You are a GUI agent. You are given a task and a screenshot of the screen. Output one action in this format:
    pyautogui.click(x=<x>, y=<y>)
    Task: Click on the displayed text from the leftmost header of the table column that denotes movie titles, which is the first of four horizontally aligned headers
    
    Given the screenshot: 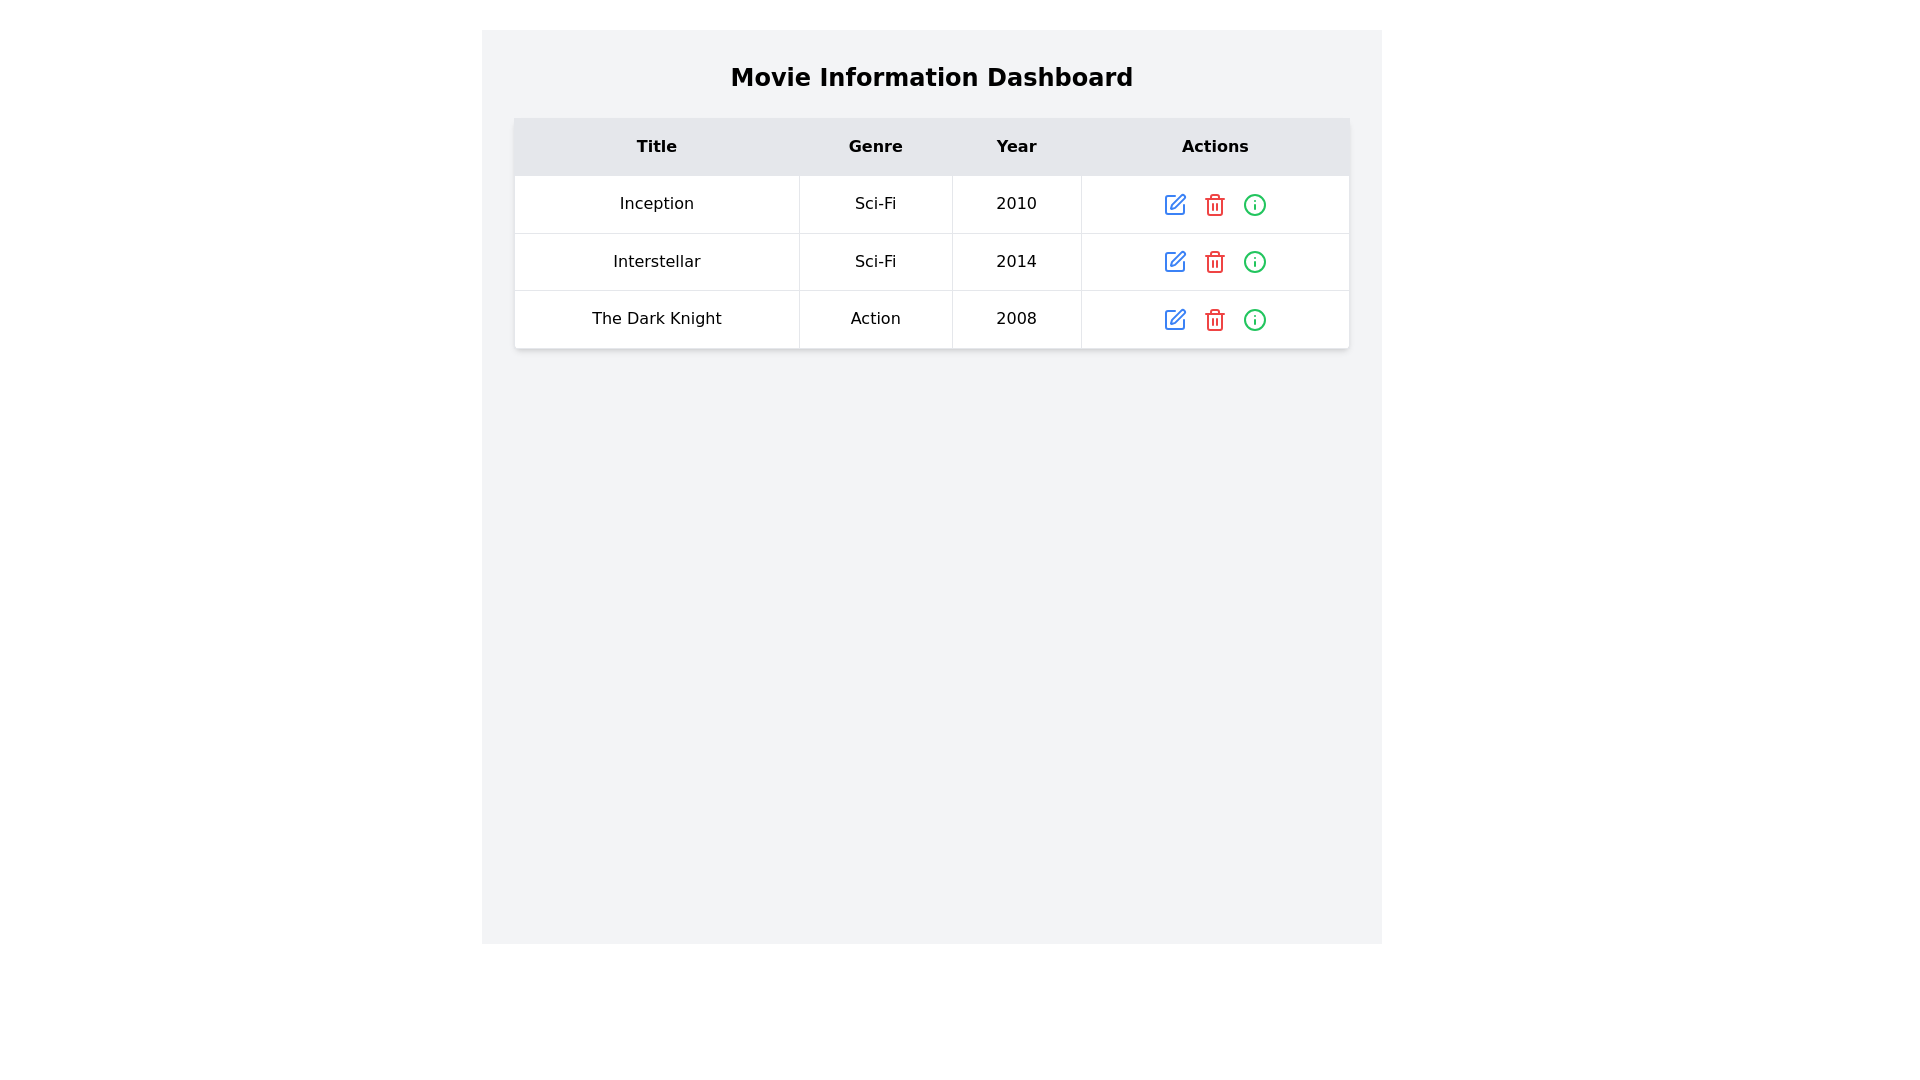 What is the action you would take?
    pyautogui.click(x=657, y=145)
    